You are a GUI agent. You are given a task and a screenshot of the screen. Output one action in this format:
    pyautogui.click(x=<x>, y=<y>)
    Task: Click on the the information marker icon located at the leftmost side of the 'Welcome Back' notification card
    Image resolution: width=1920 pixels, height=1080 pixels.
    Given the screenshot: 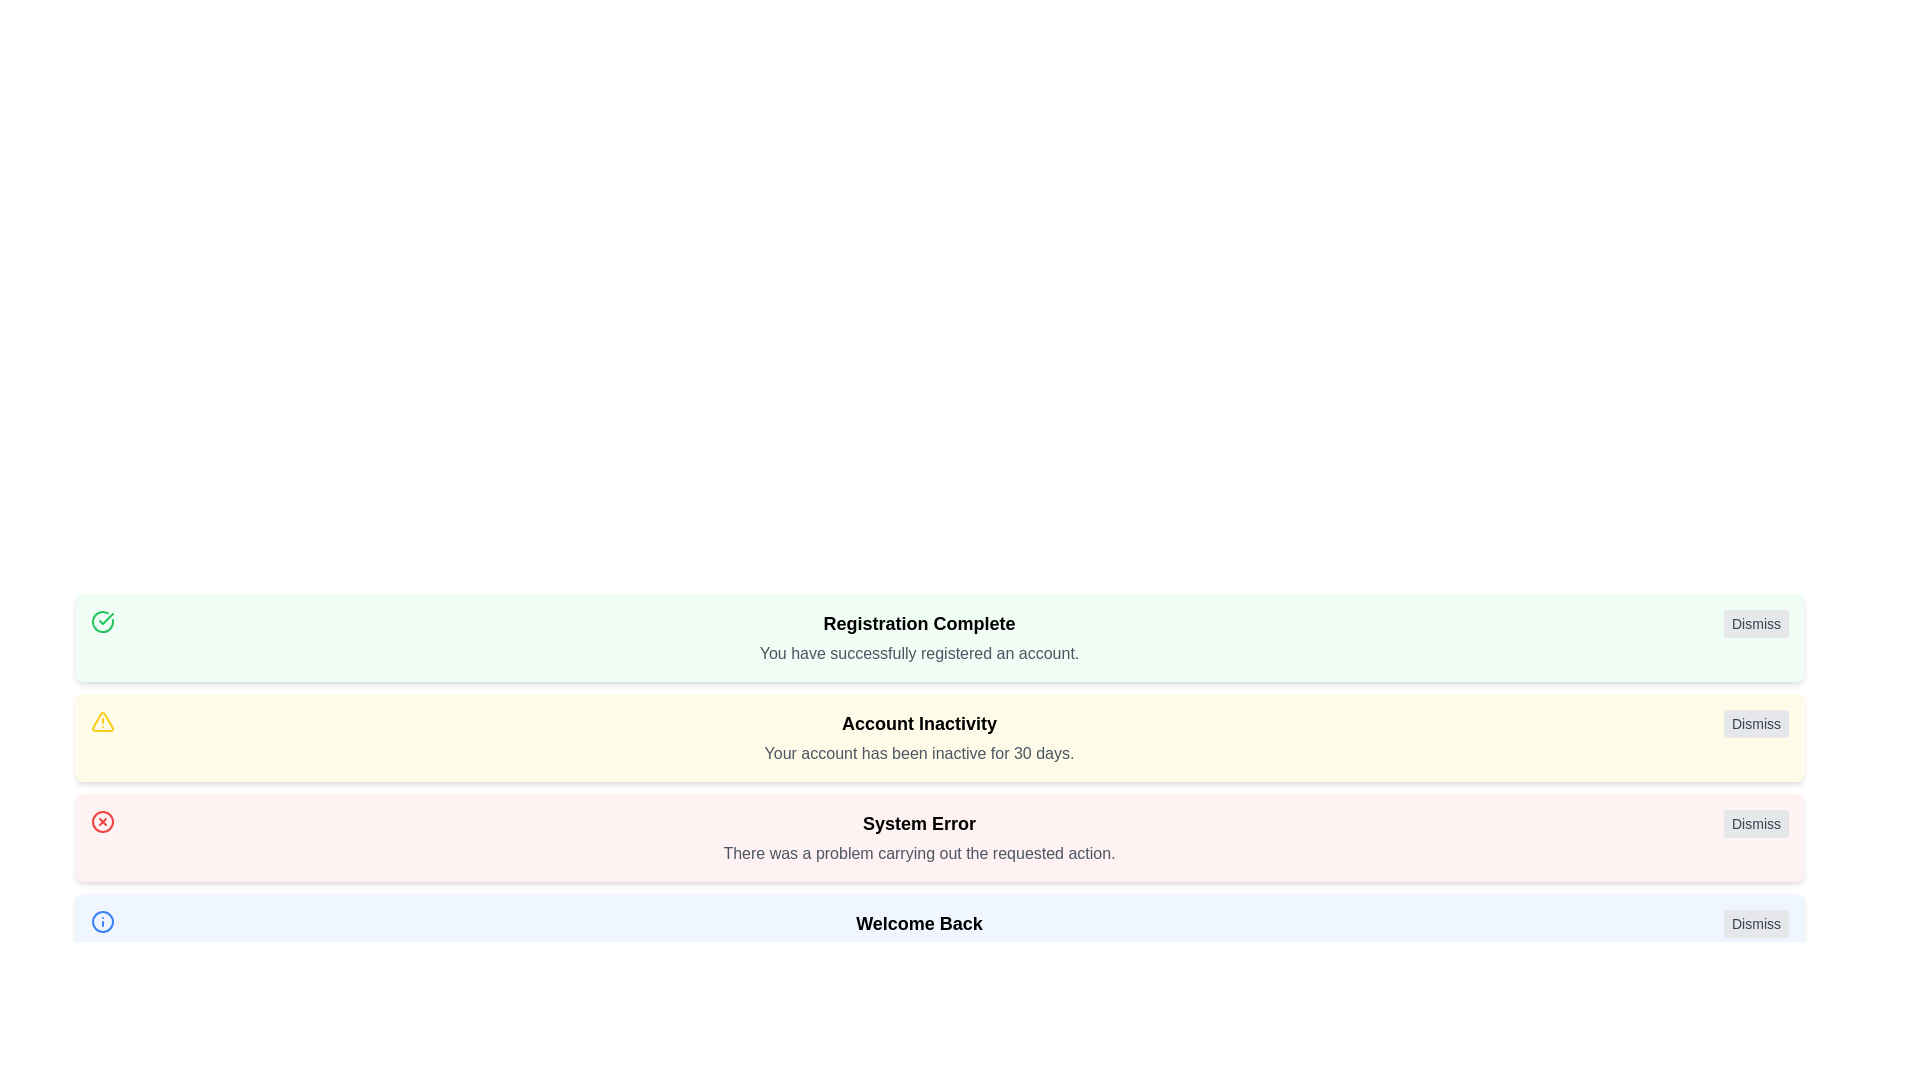 What is the action you would take?
    pyautogui.click(x=101, y=921)
    